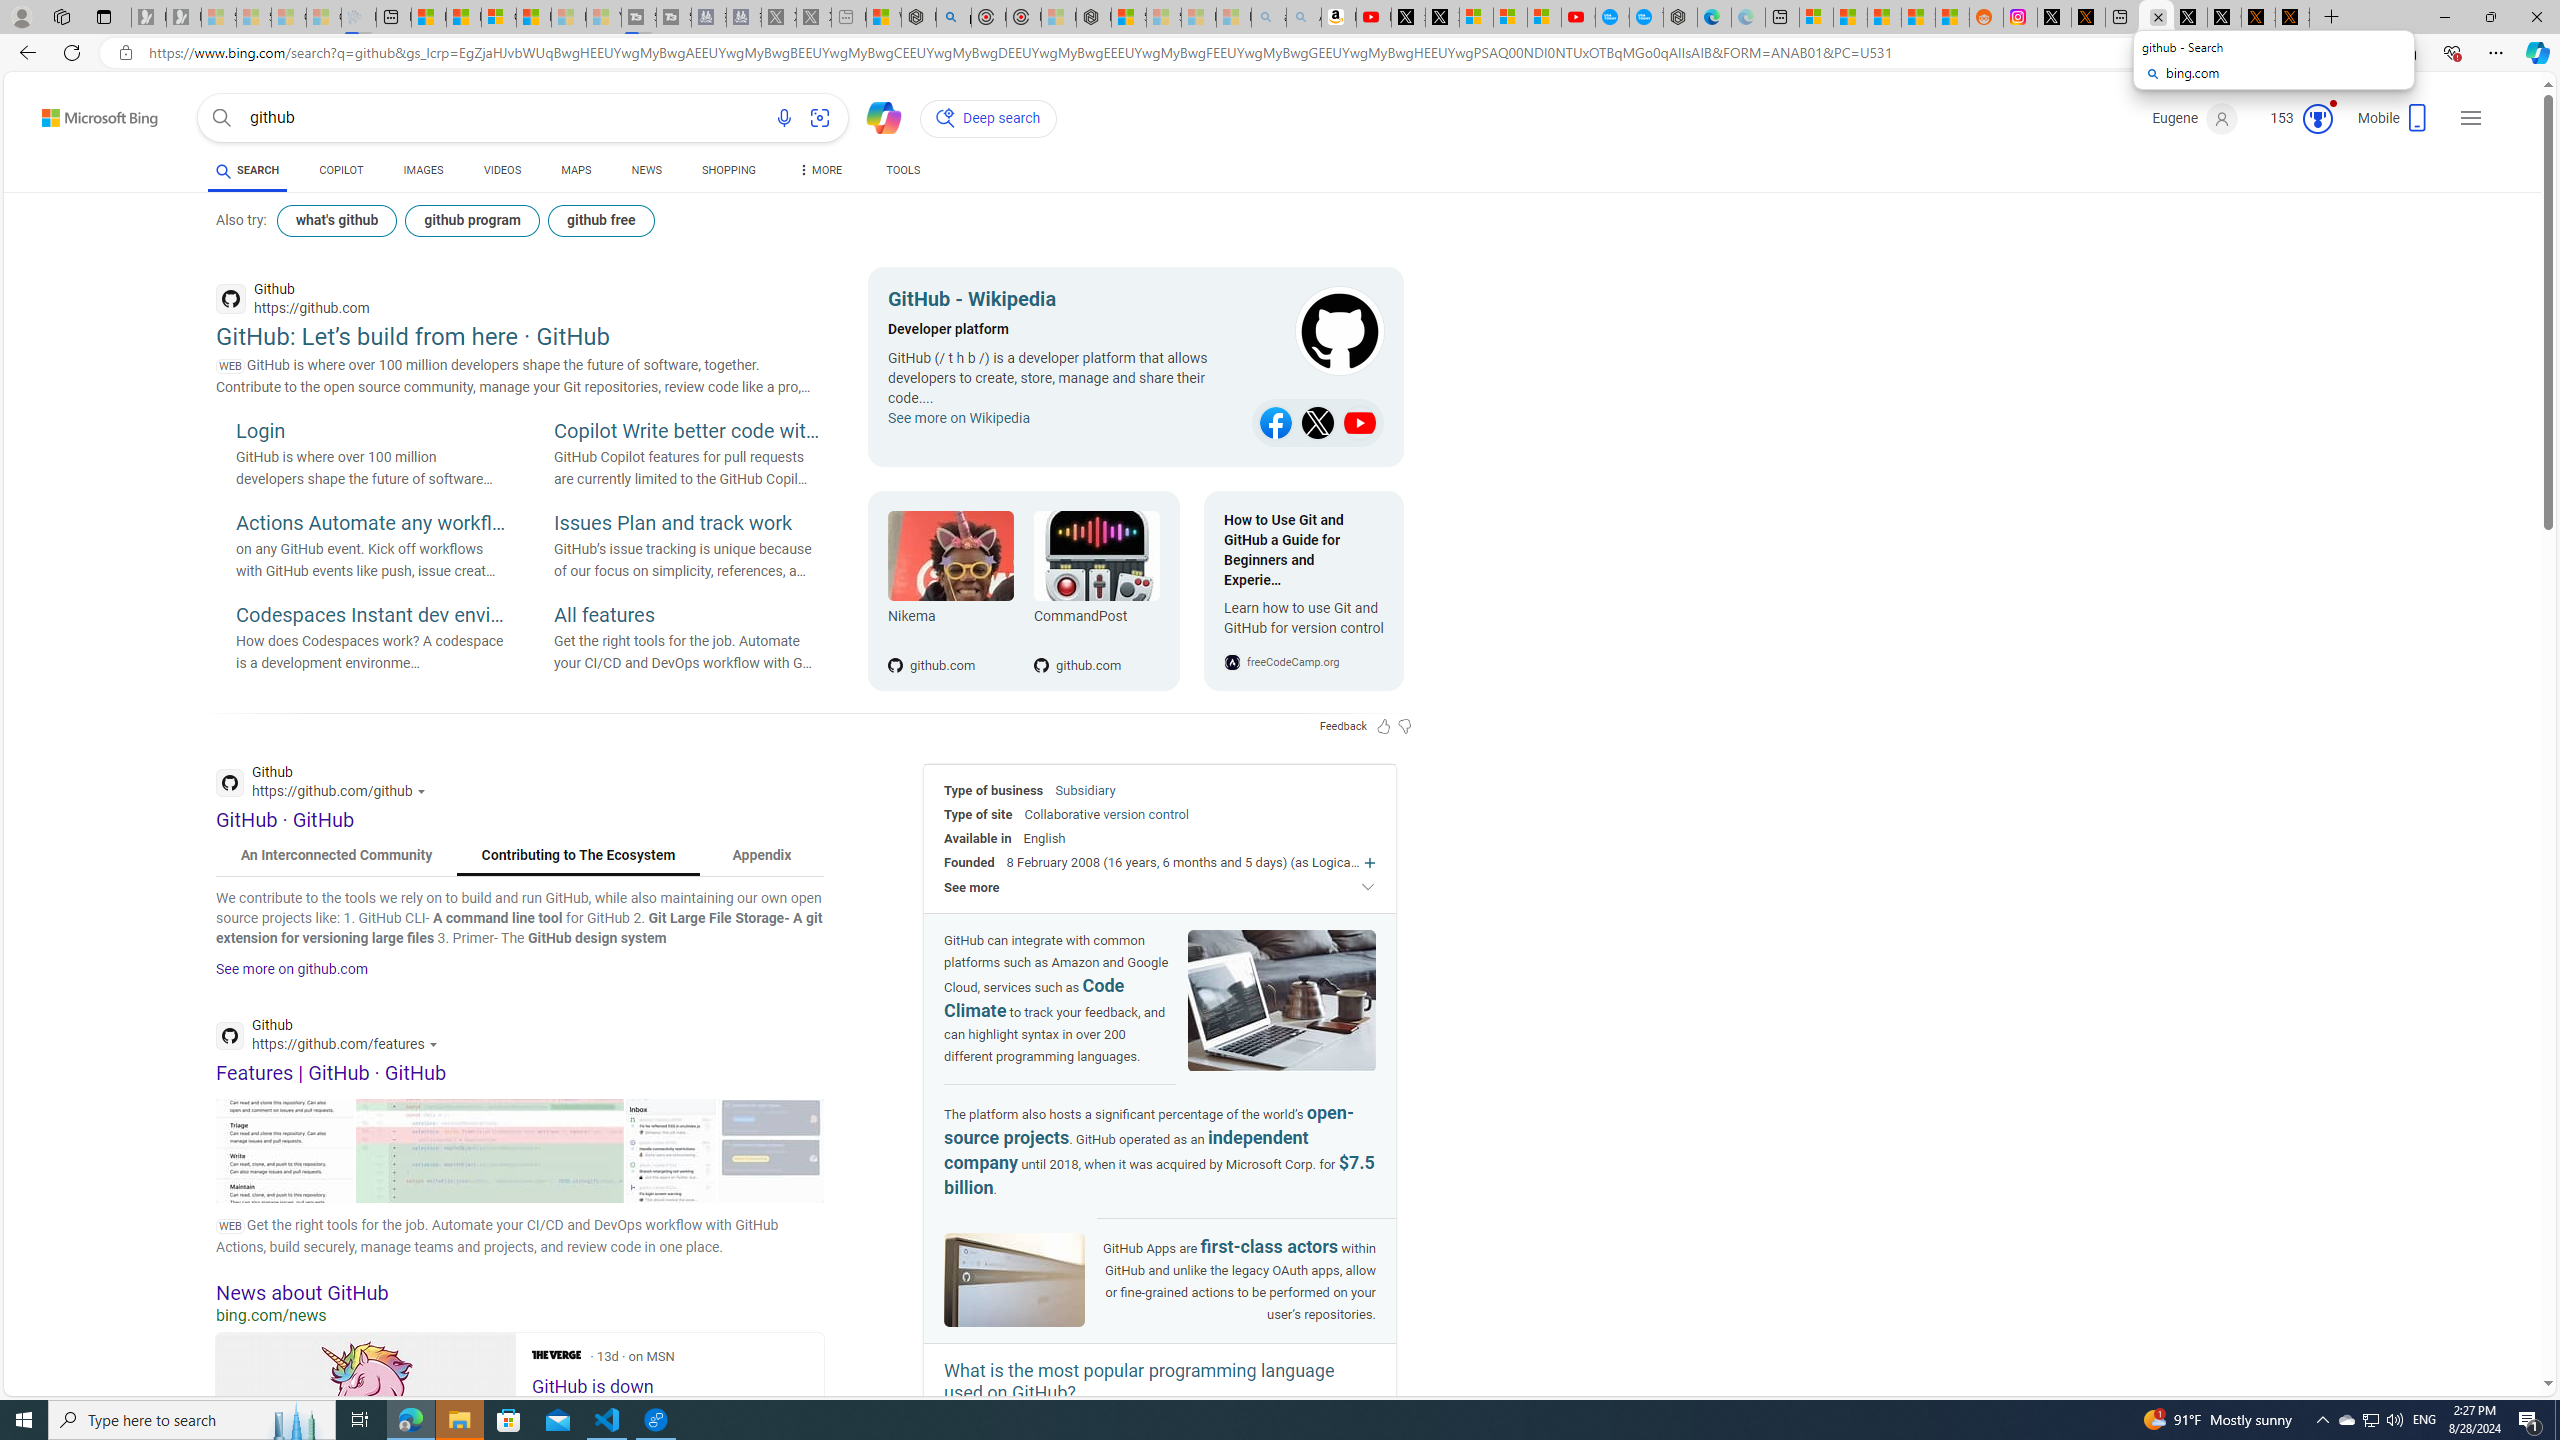  Describe the element at coordinates (229, 1035) in the screenshot. I see `'Global web icon'` at that location.